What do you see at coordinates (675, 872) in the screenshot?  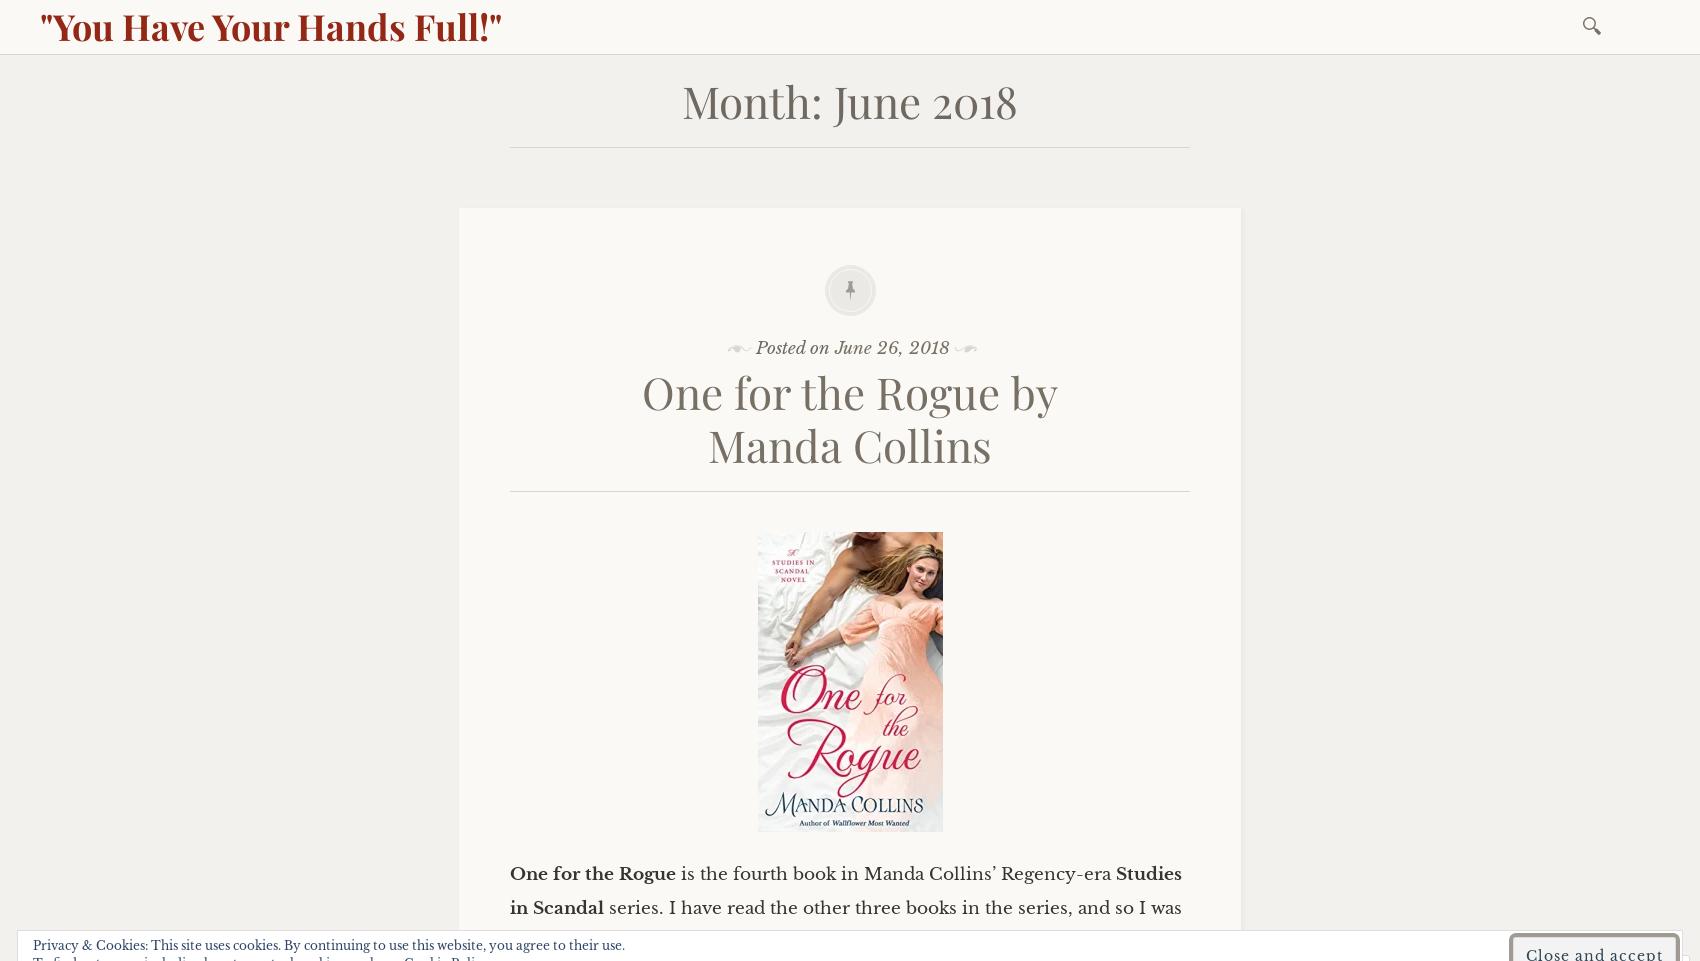 I see `'is the fourth book in Manda Collins’ Regency-era'` at bounding box center [675, 872].